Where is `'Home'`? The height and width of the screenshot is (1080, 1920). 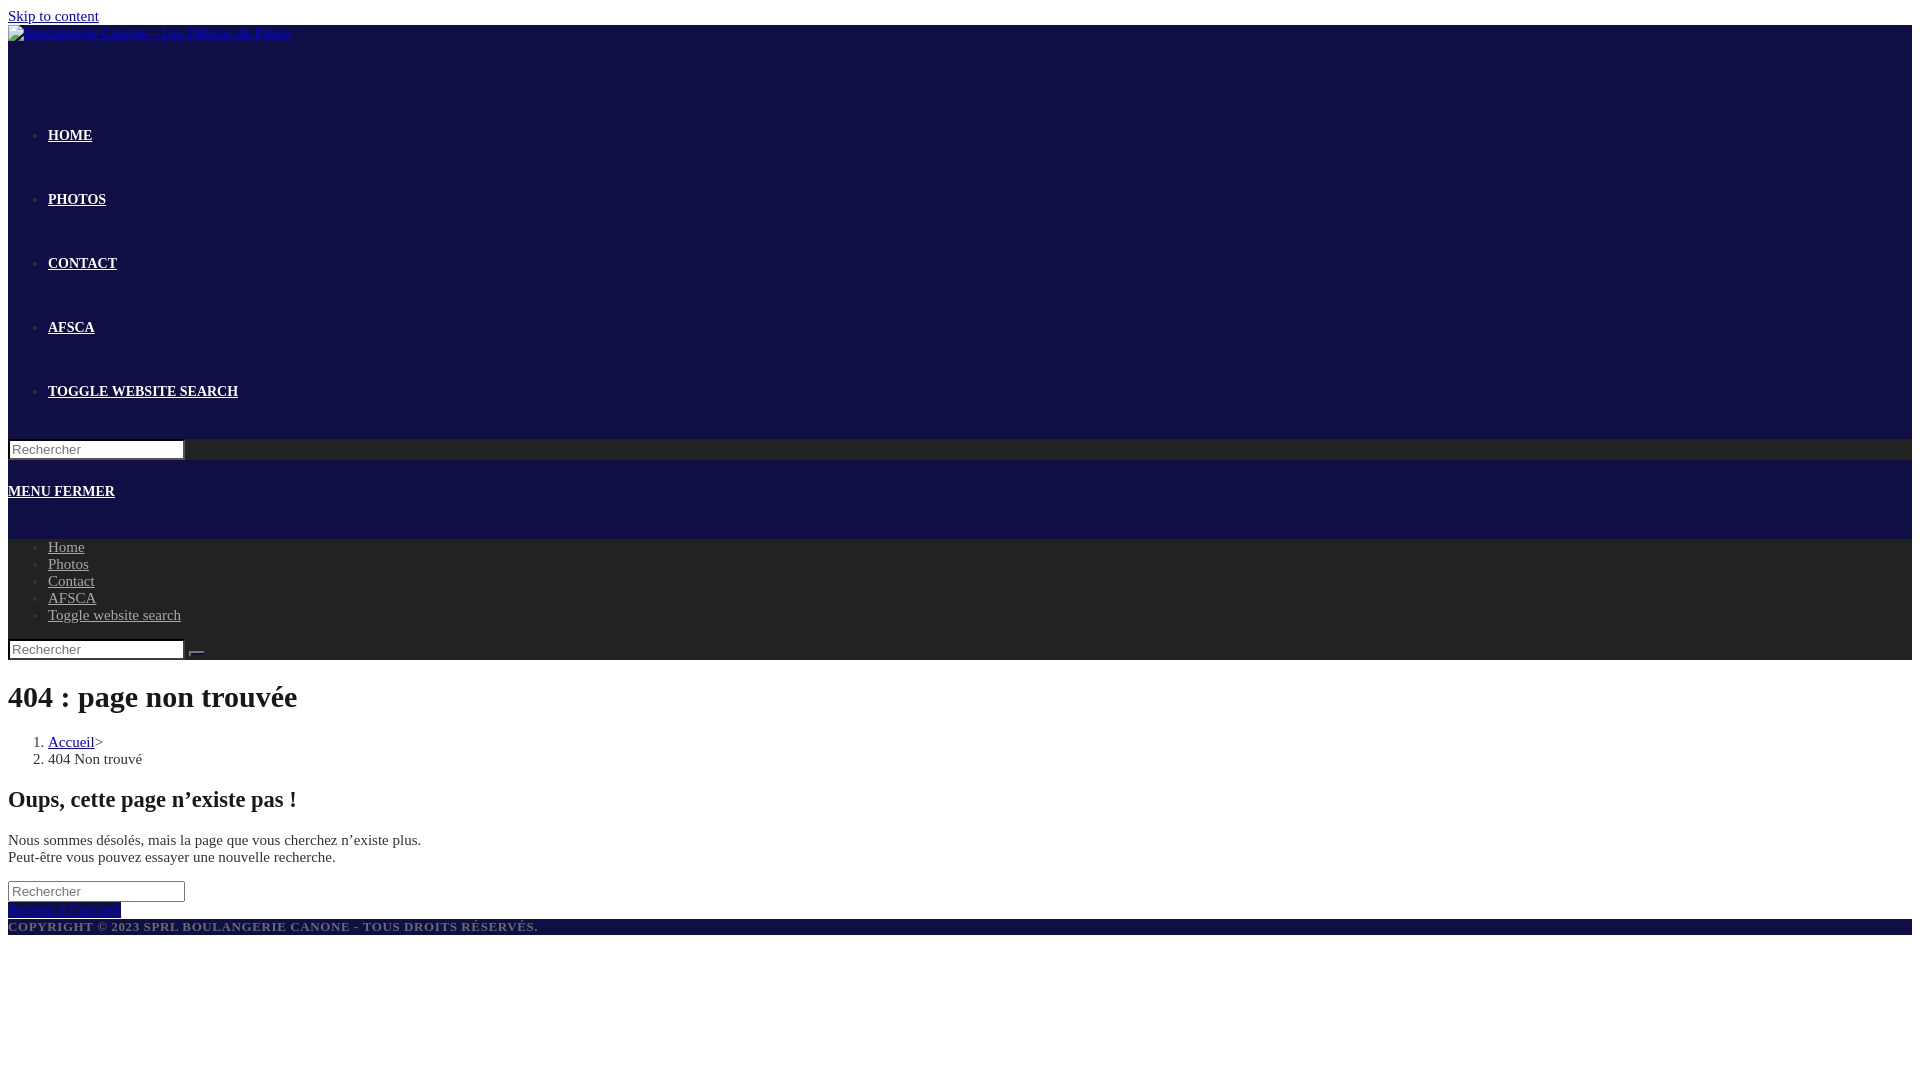
'Home' is located at coordinates (66, 547).